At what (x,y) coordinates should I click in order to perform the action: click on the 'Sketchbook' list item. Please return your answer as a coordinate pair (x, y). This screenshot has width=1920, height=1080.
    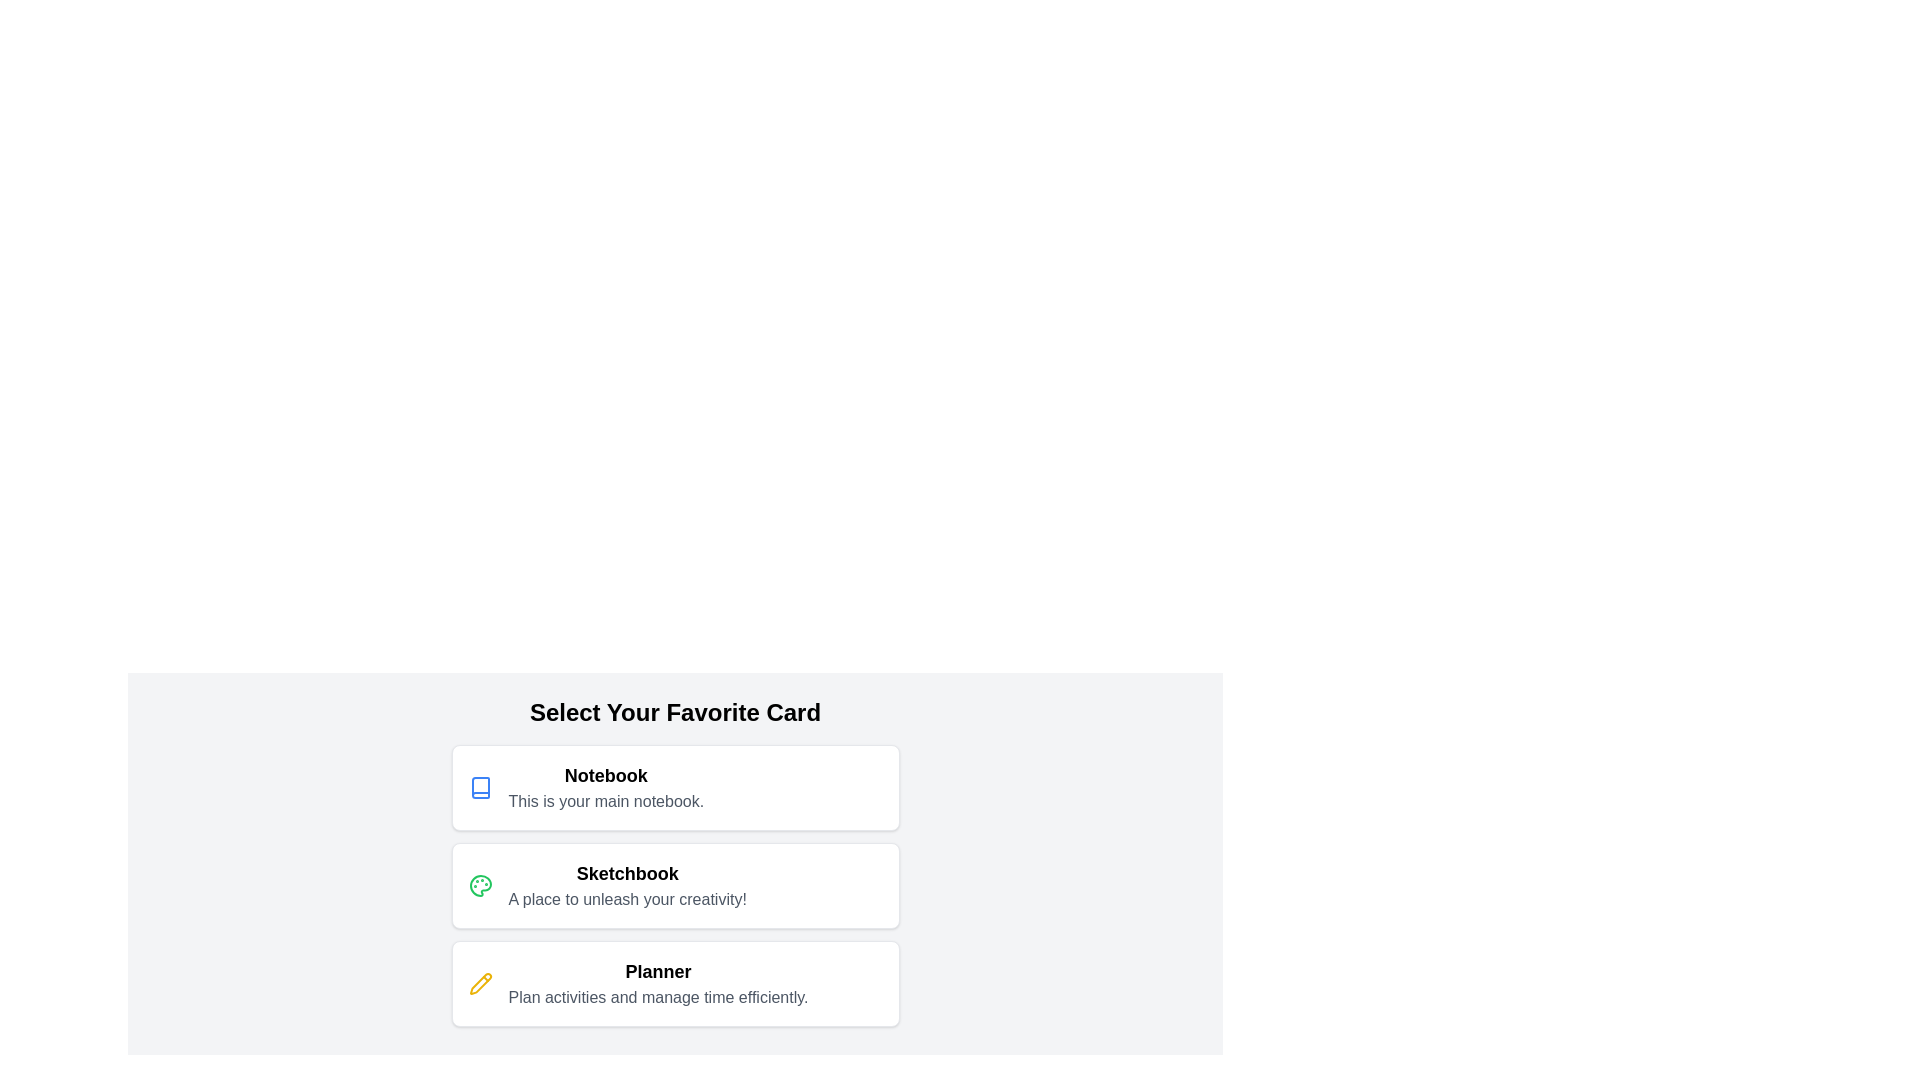
    Looking at the image, I should click on (675, 885).